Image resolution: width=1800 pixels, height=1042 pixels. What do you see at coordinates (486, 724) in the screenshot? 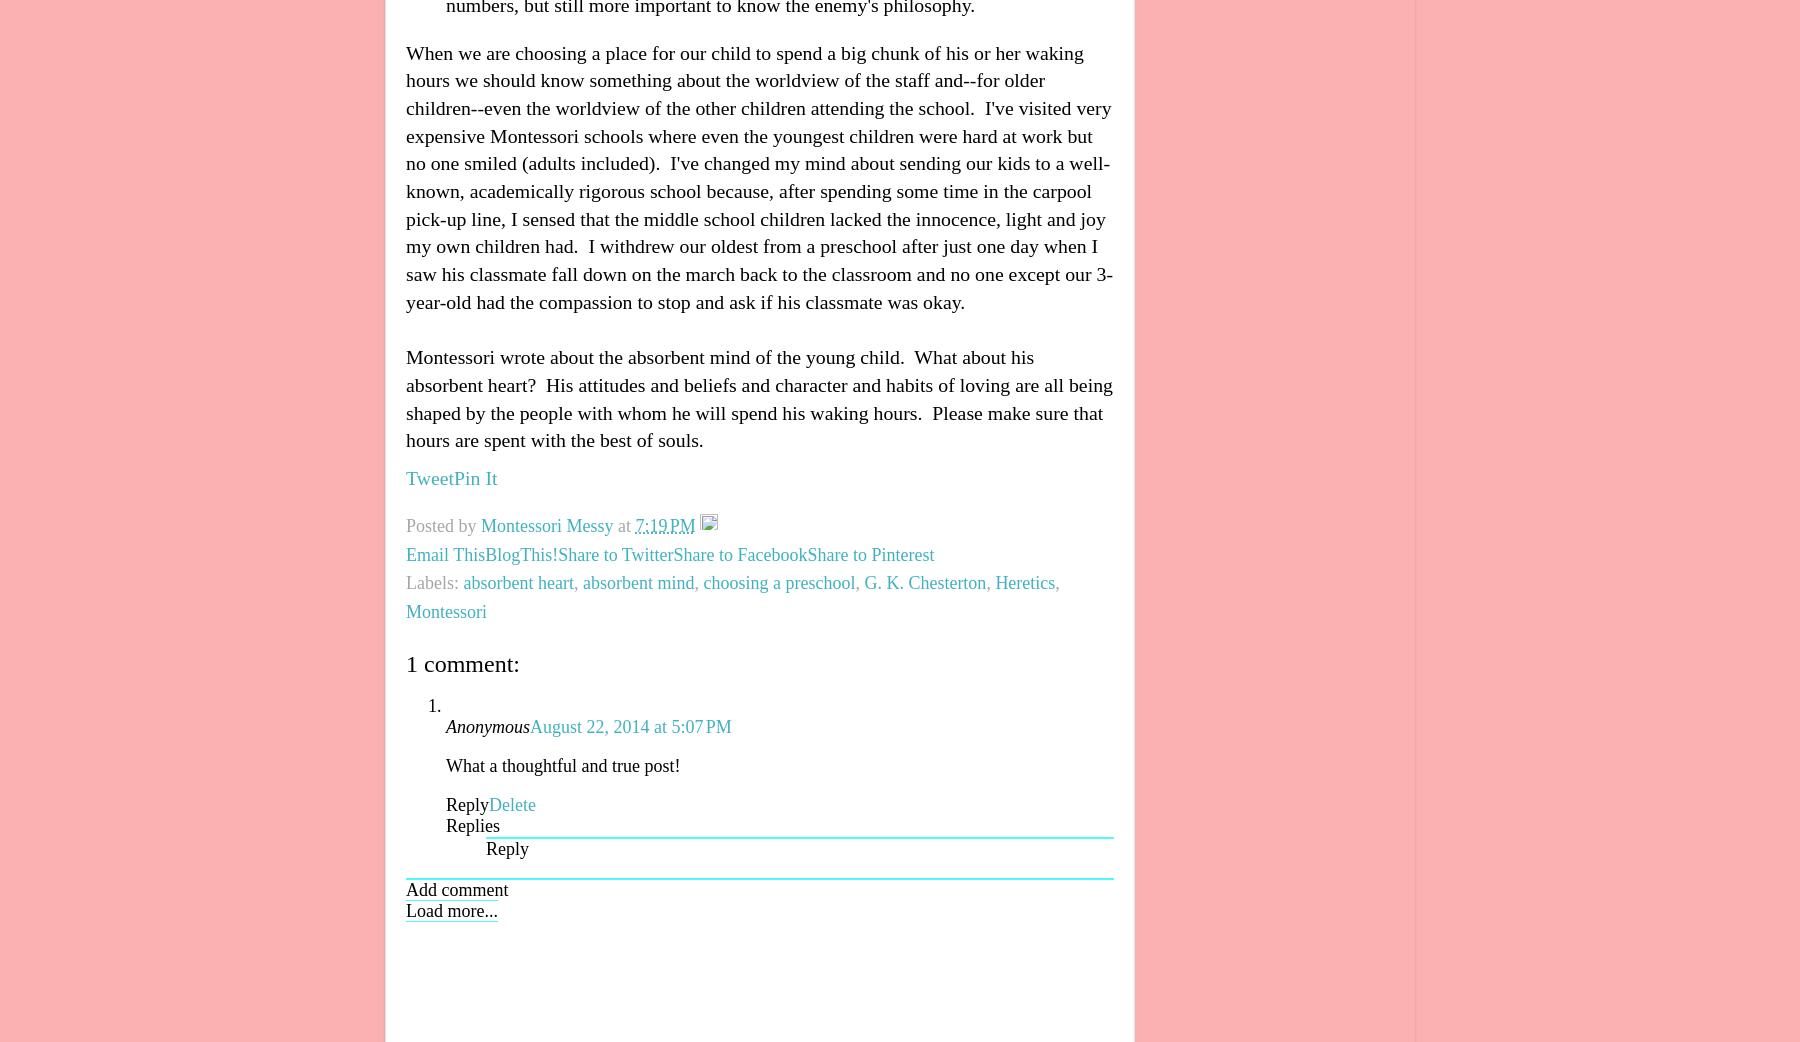
I see `'Anonymous'` at bounding box center [486, 724].